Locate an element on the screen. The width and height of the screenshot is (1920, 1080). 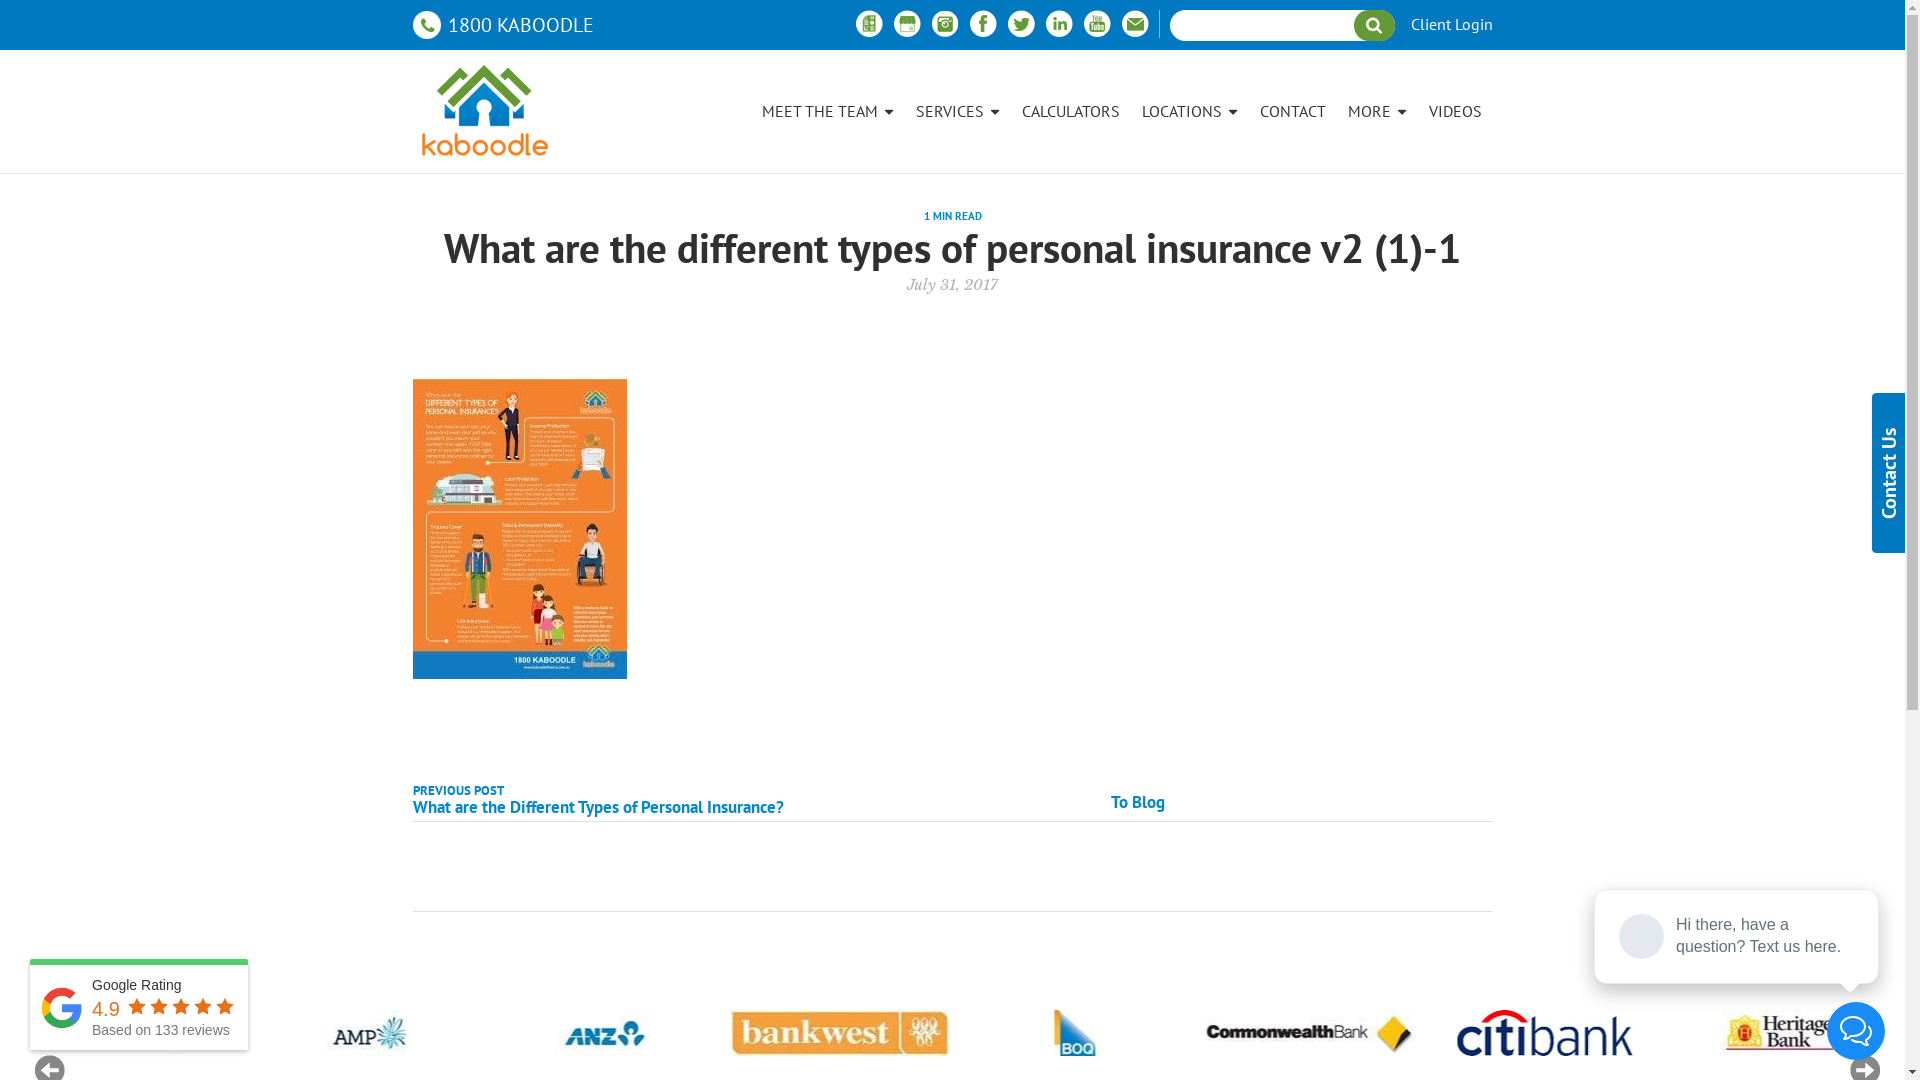
'Logo 08' is located at coordinates (1520, 1033).